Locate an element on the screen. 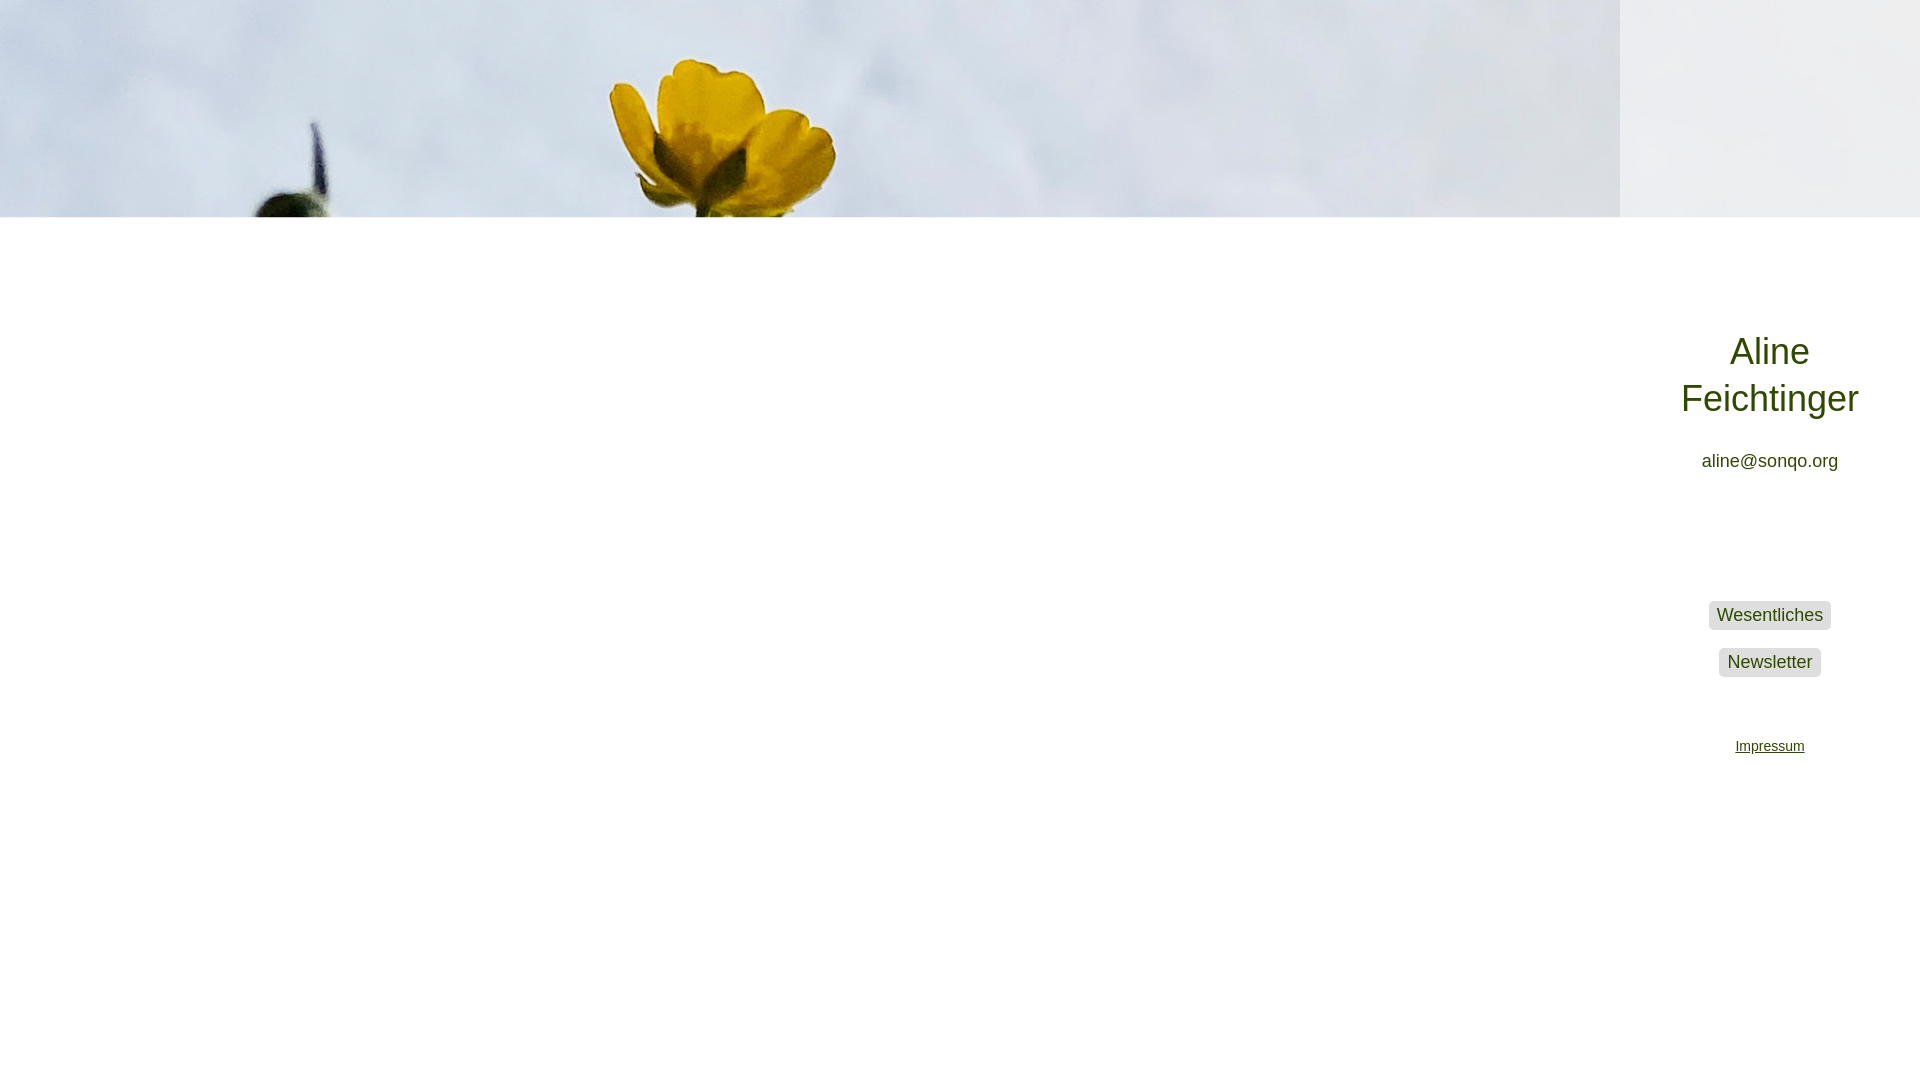 The image size is (1920, 1080). 'Wesentliches' is located at coordinates (1707, 614).